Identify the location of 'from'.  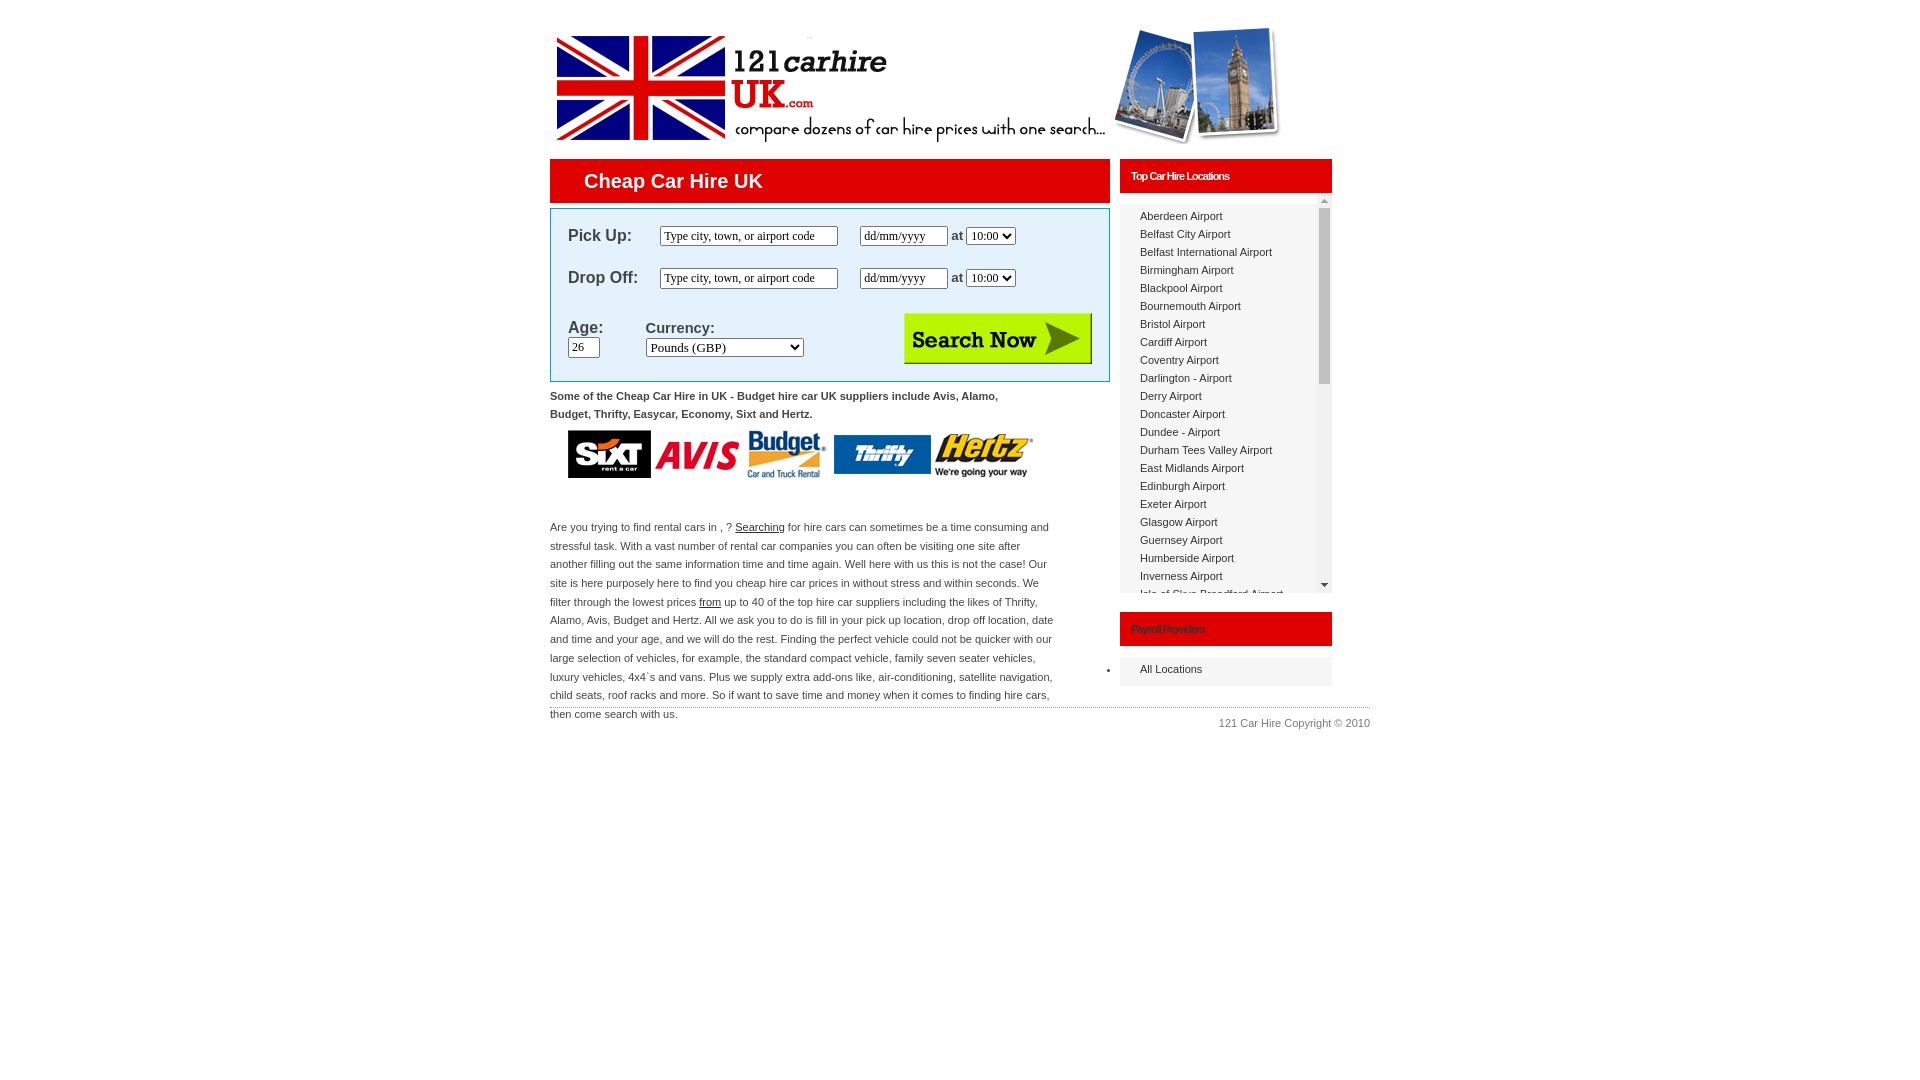
(710, 600).